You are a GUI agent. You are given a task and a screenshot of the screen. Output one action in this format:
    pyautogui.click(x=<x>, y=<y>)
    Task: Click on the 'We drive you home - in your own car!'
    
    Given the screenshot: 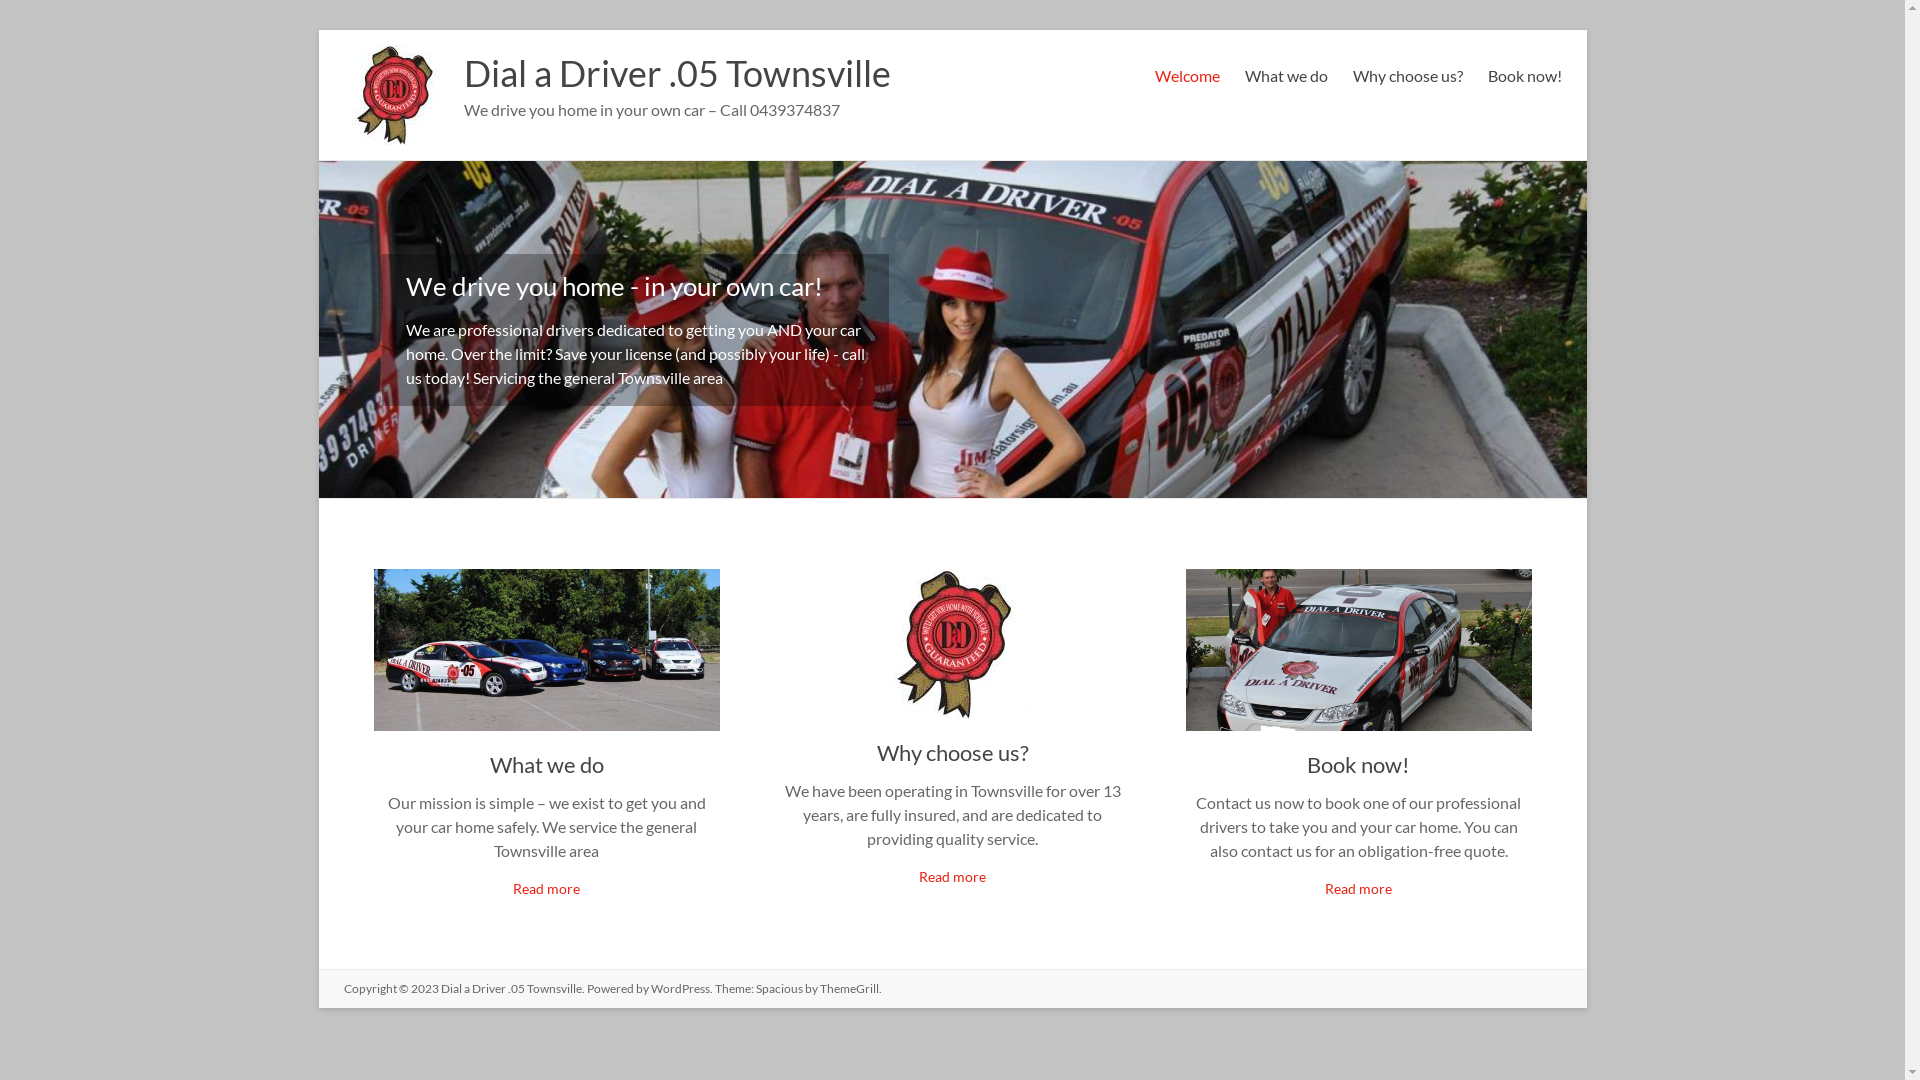 What is the action you would take?
    pyautogui.click(x=613, y=285)
    